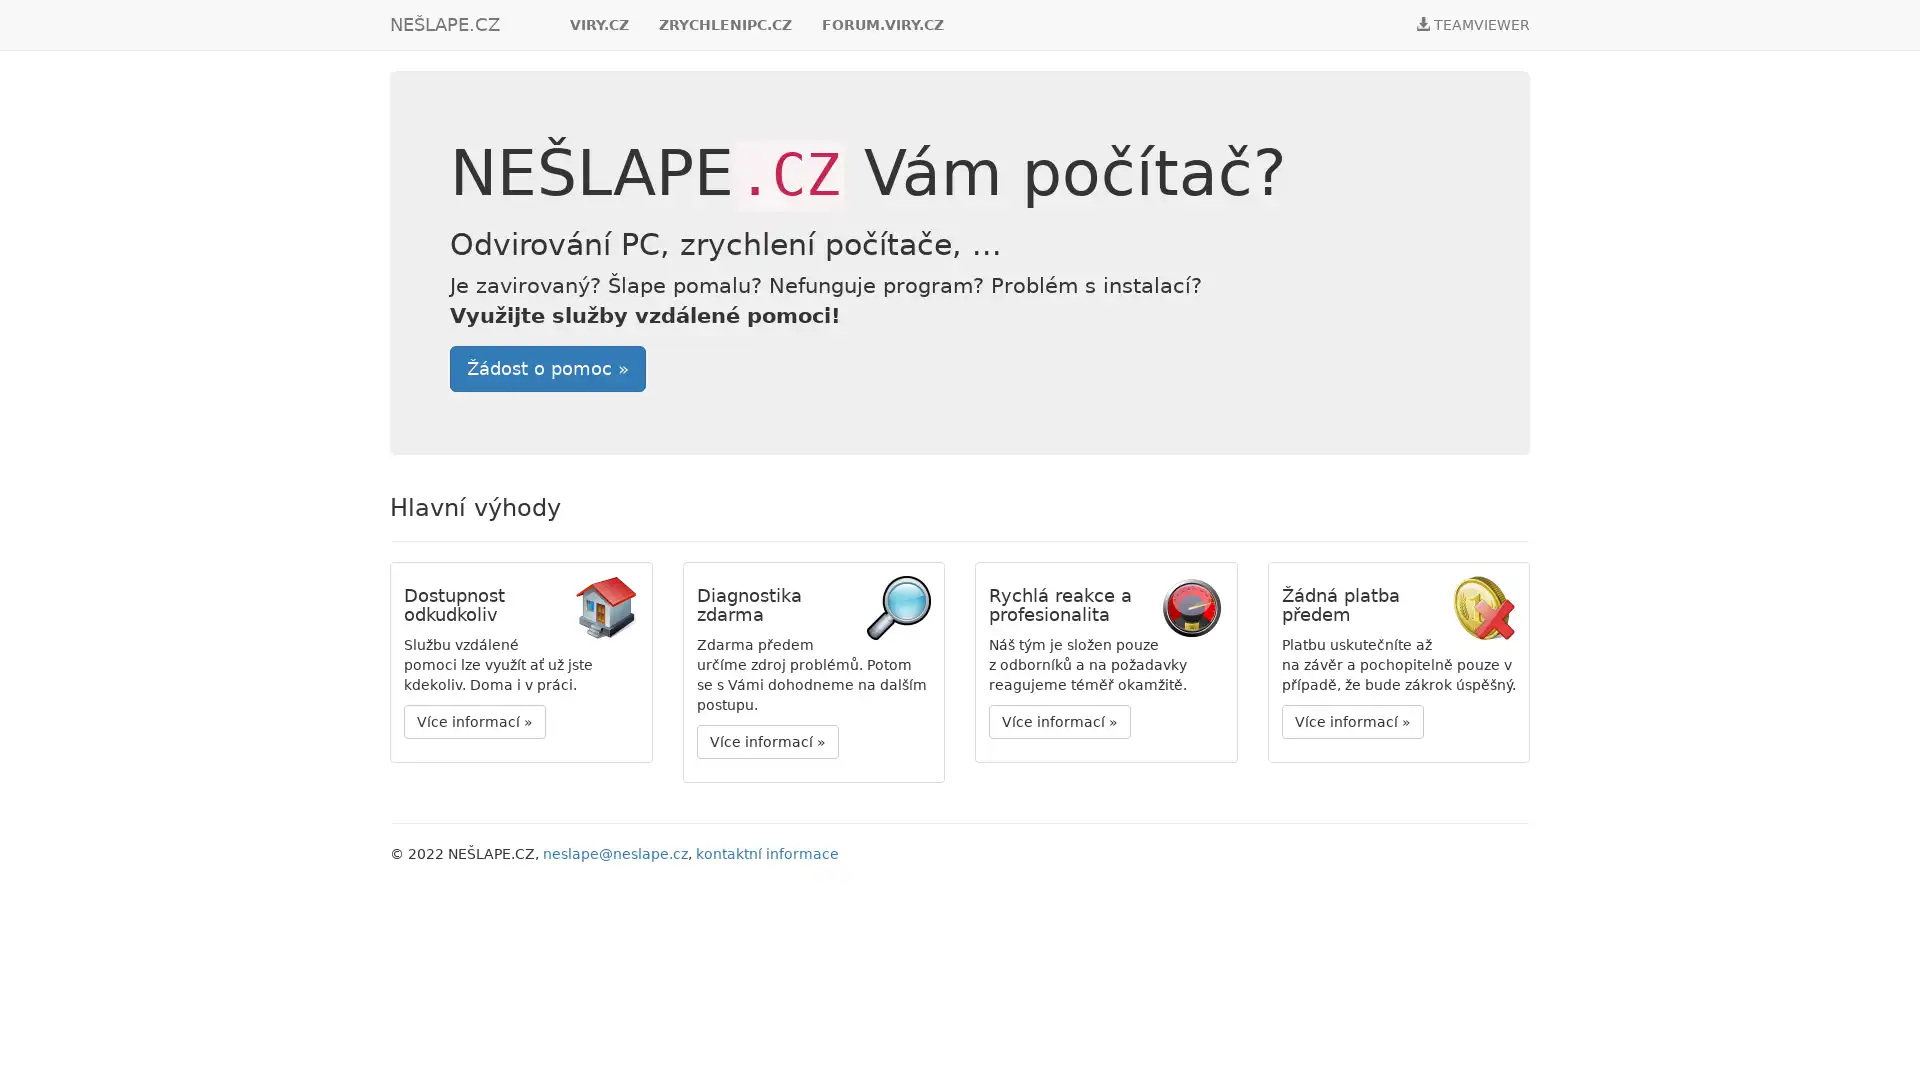  I want to click on Vice informaci, so click(1059, 721).